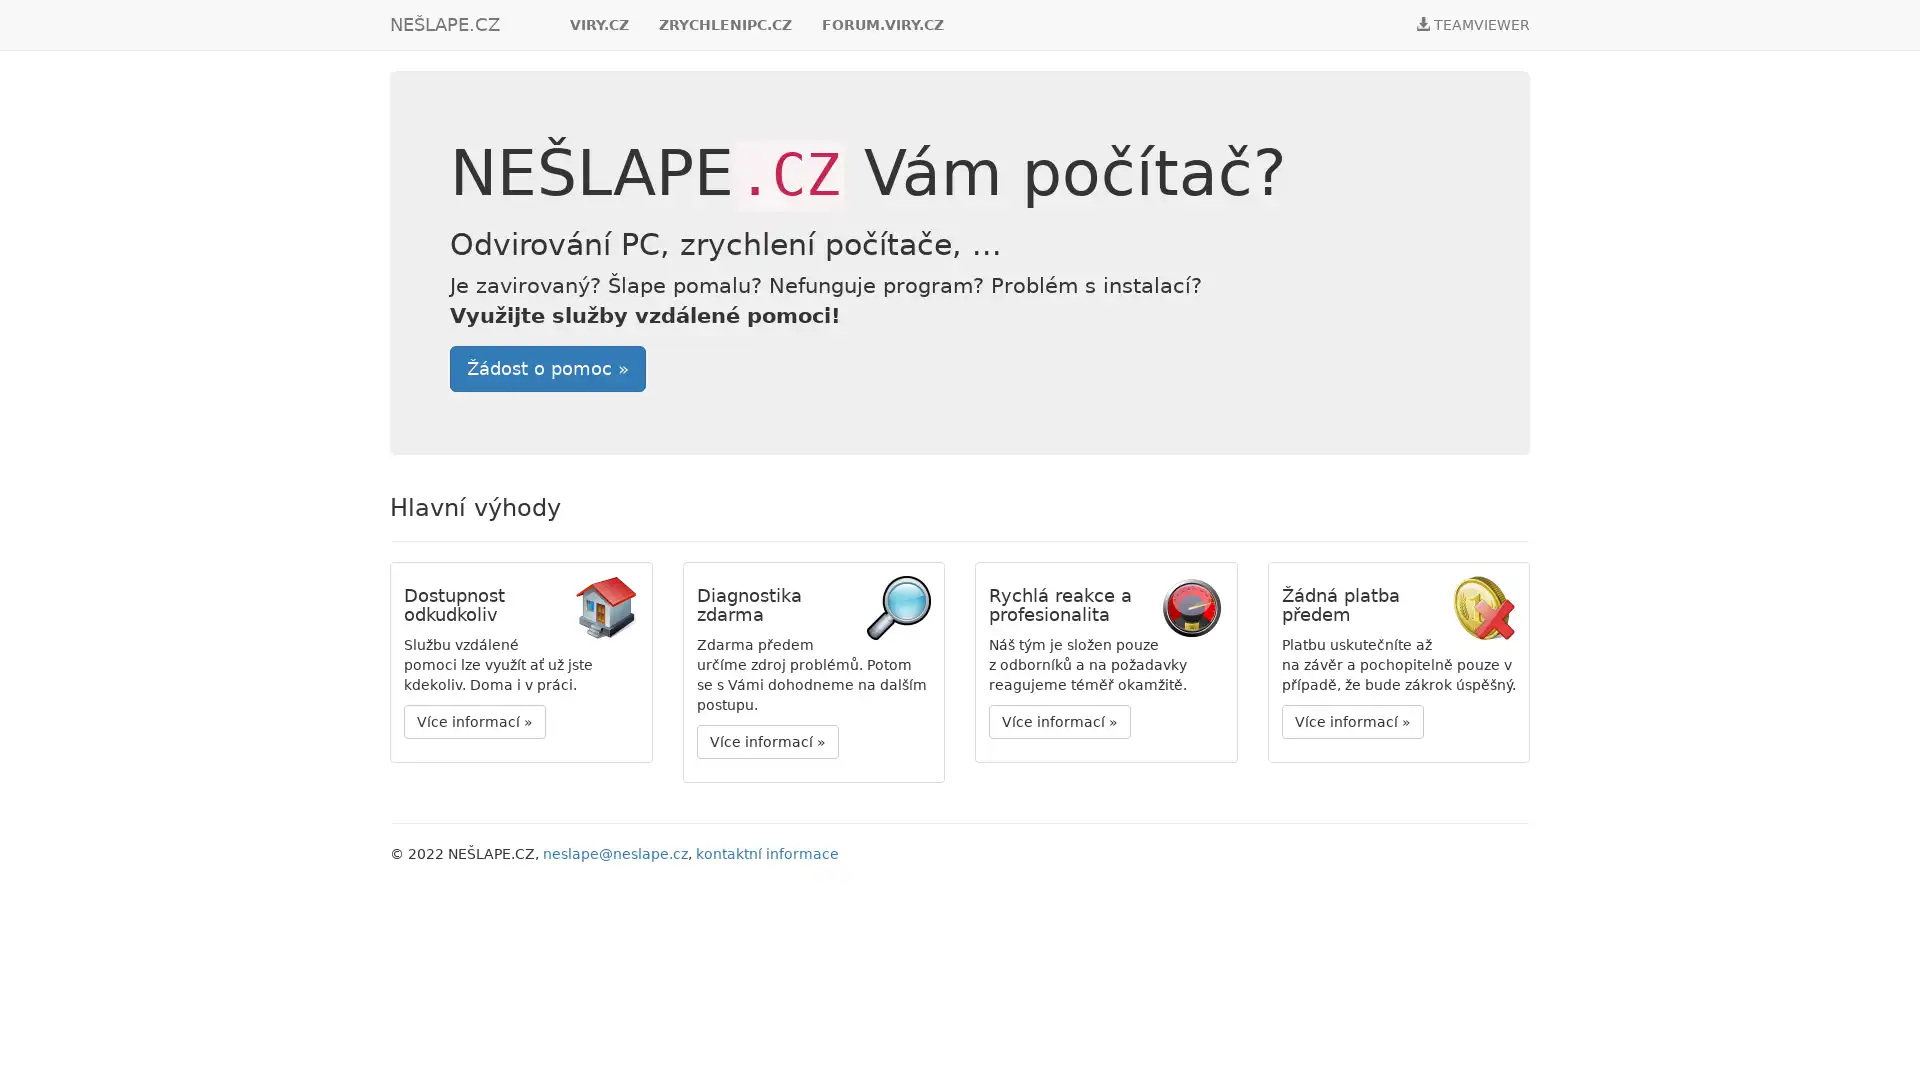  I want to click on Vice informaci, so click(1059, 721).